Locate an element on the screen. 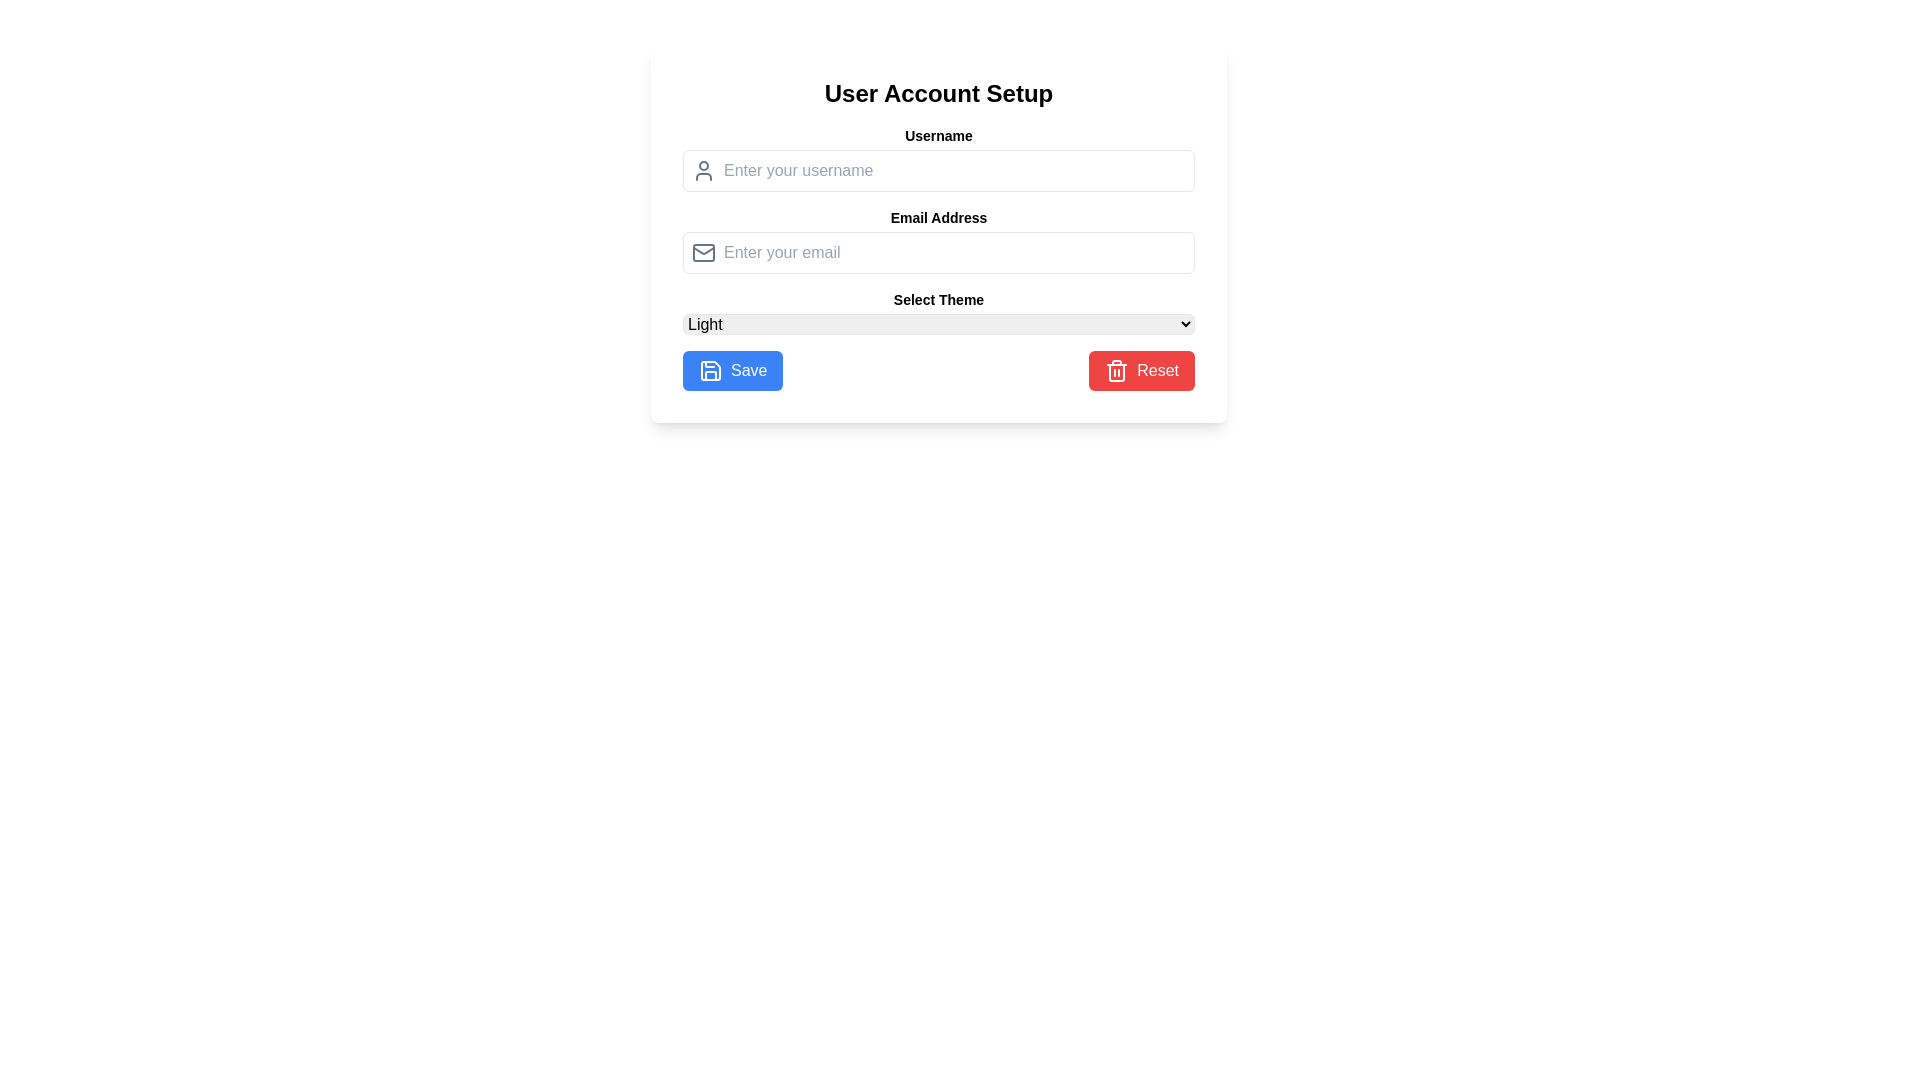 The width and height of the screenshot is (1920, 1080). the left side of the email icon, which visually represents the email input field, providing a hint for email entry is located at coordinates (704, 252).